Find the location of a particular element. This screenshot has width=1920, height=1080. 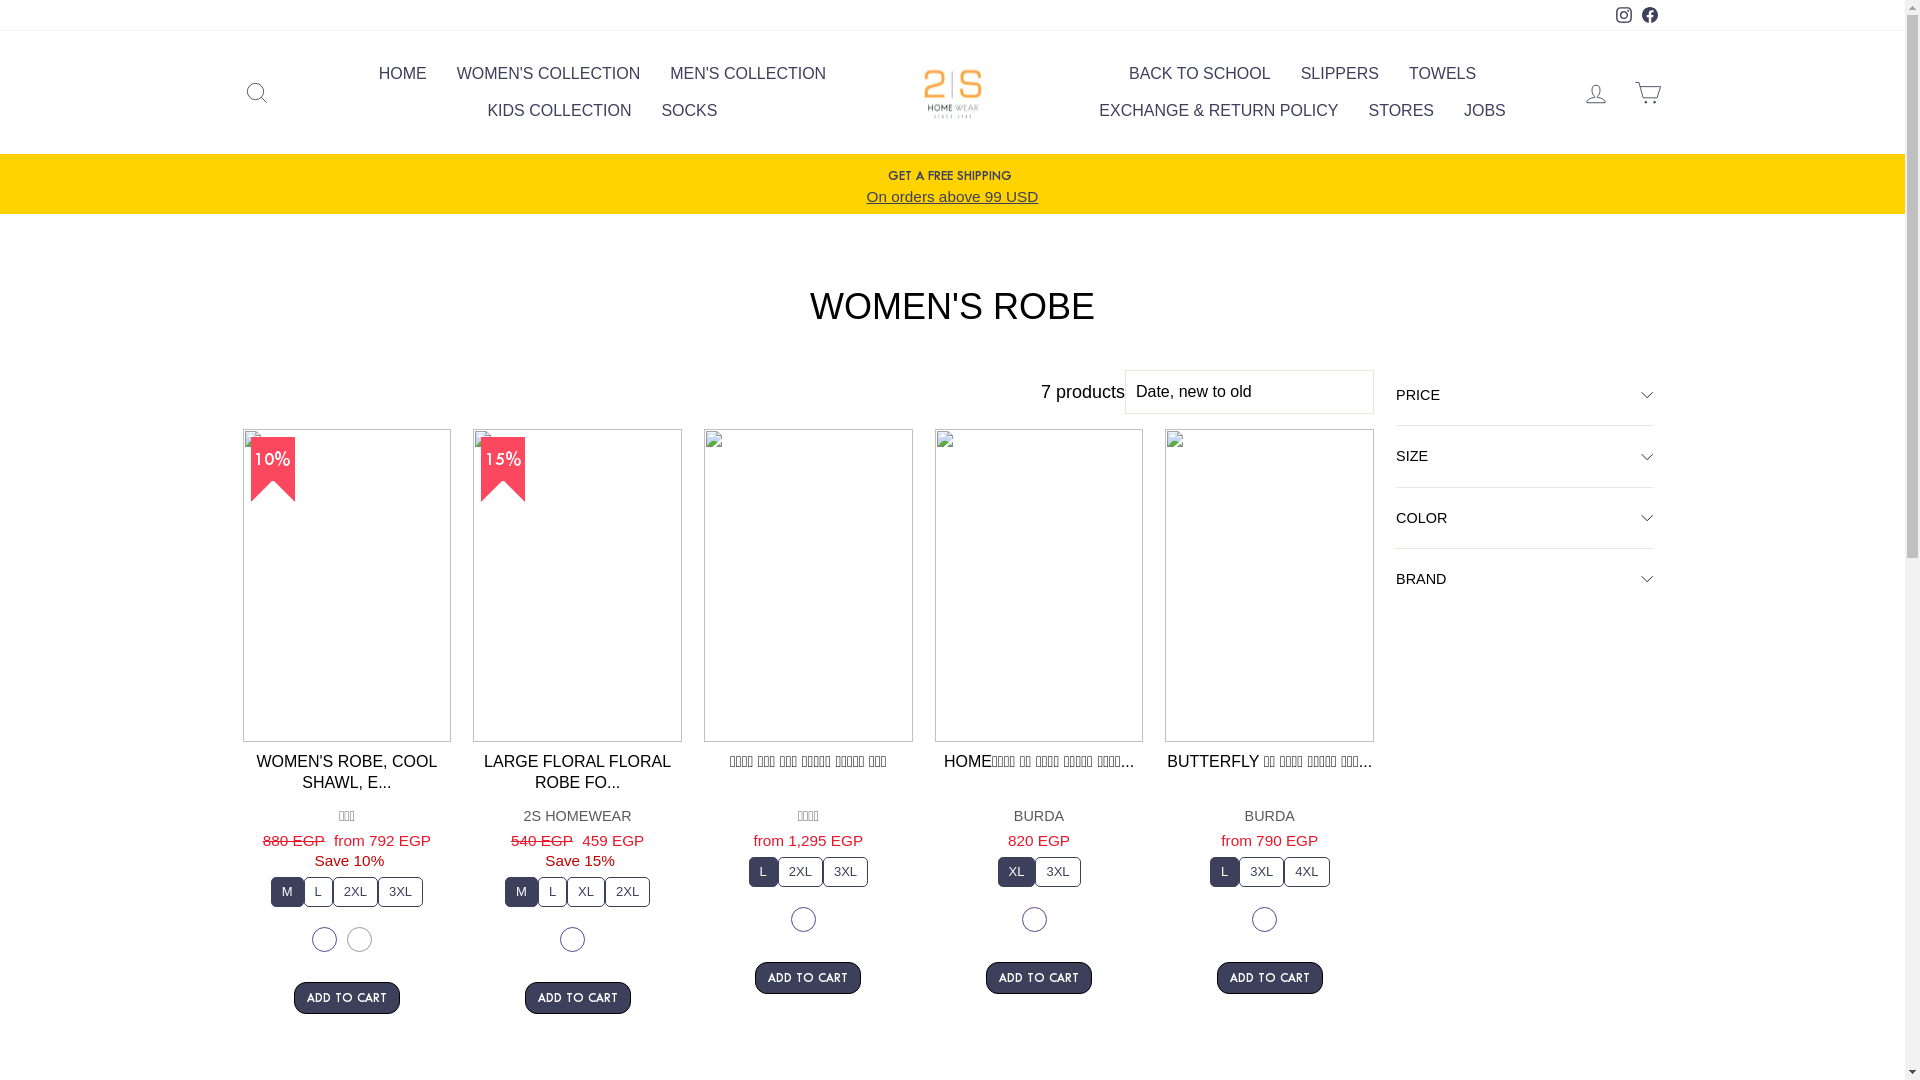

'MEN'S COLLECTION' is located at coordinates (747, 72).